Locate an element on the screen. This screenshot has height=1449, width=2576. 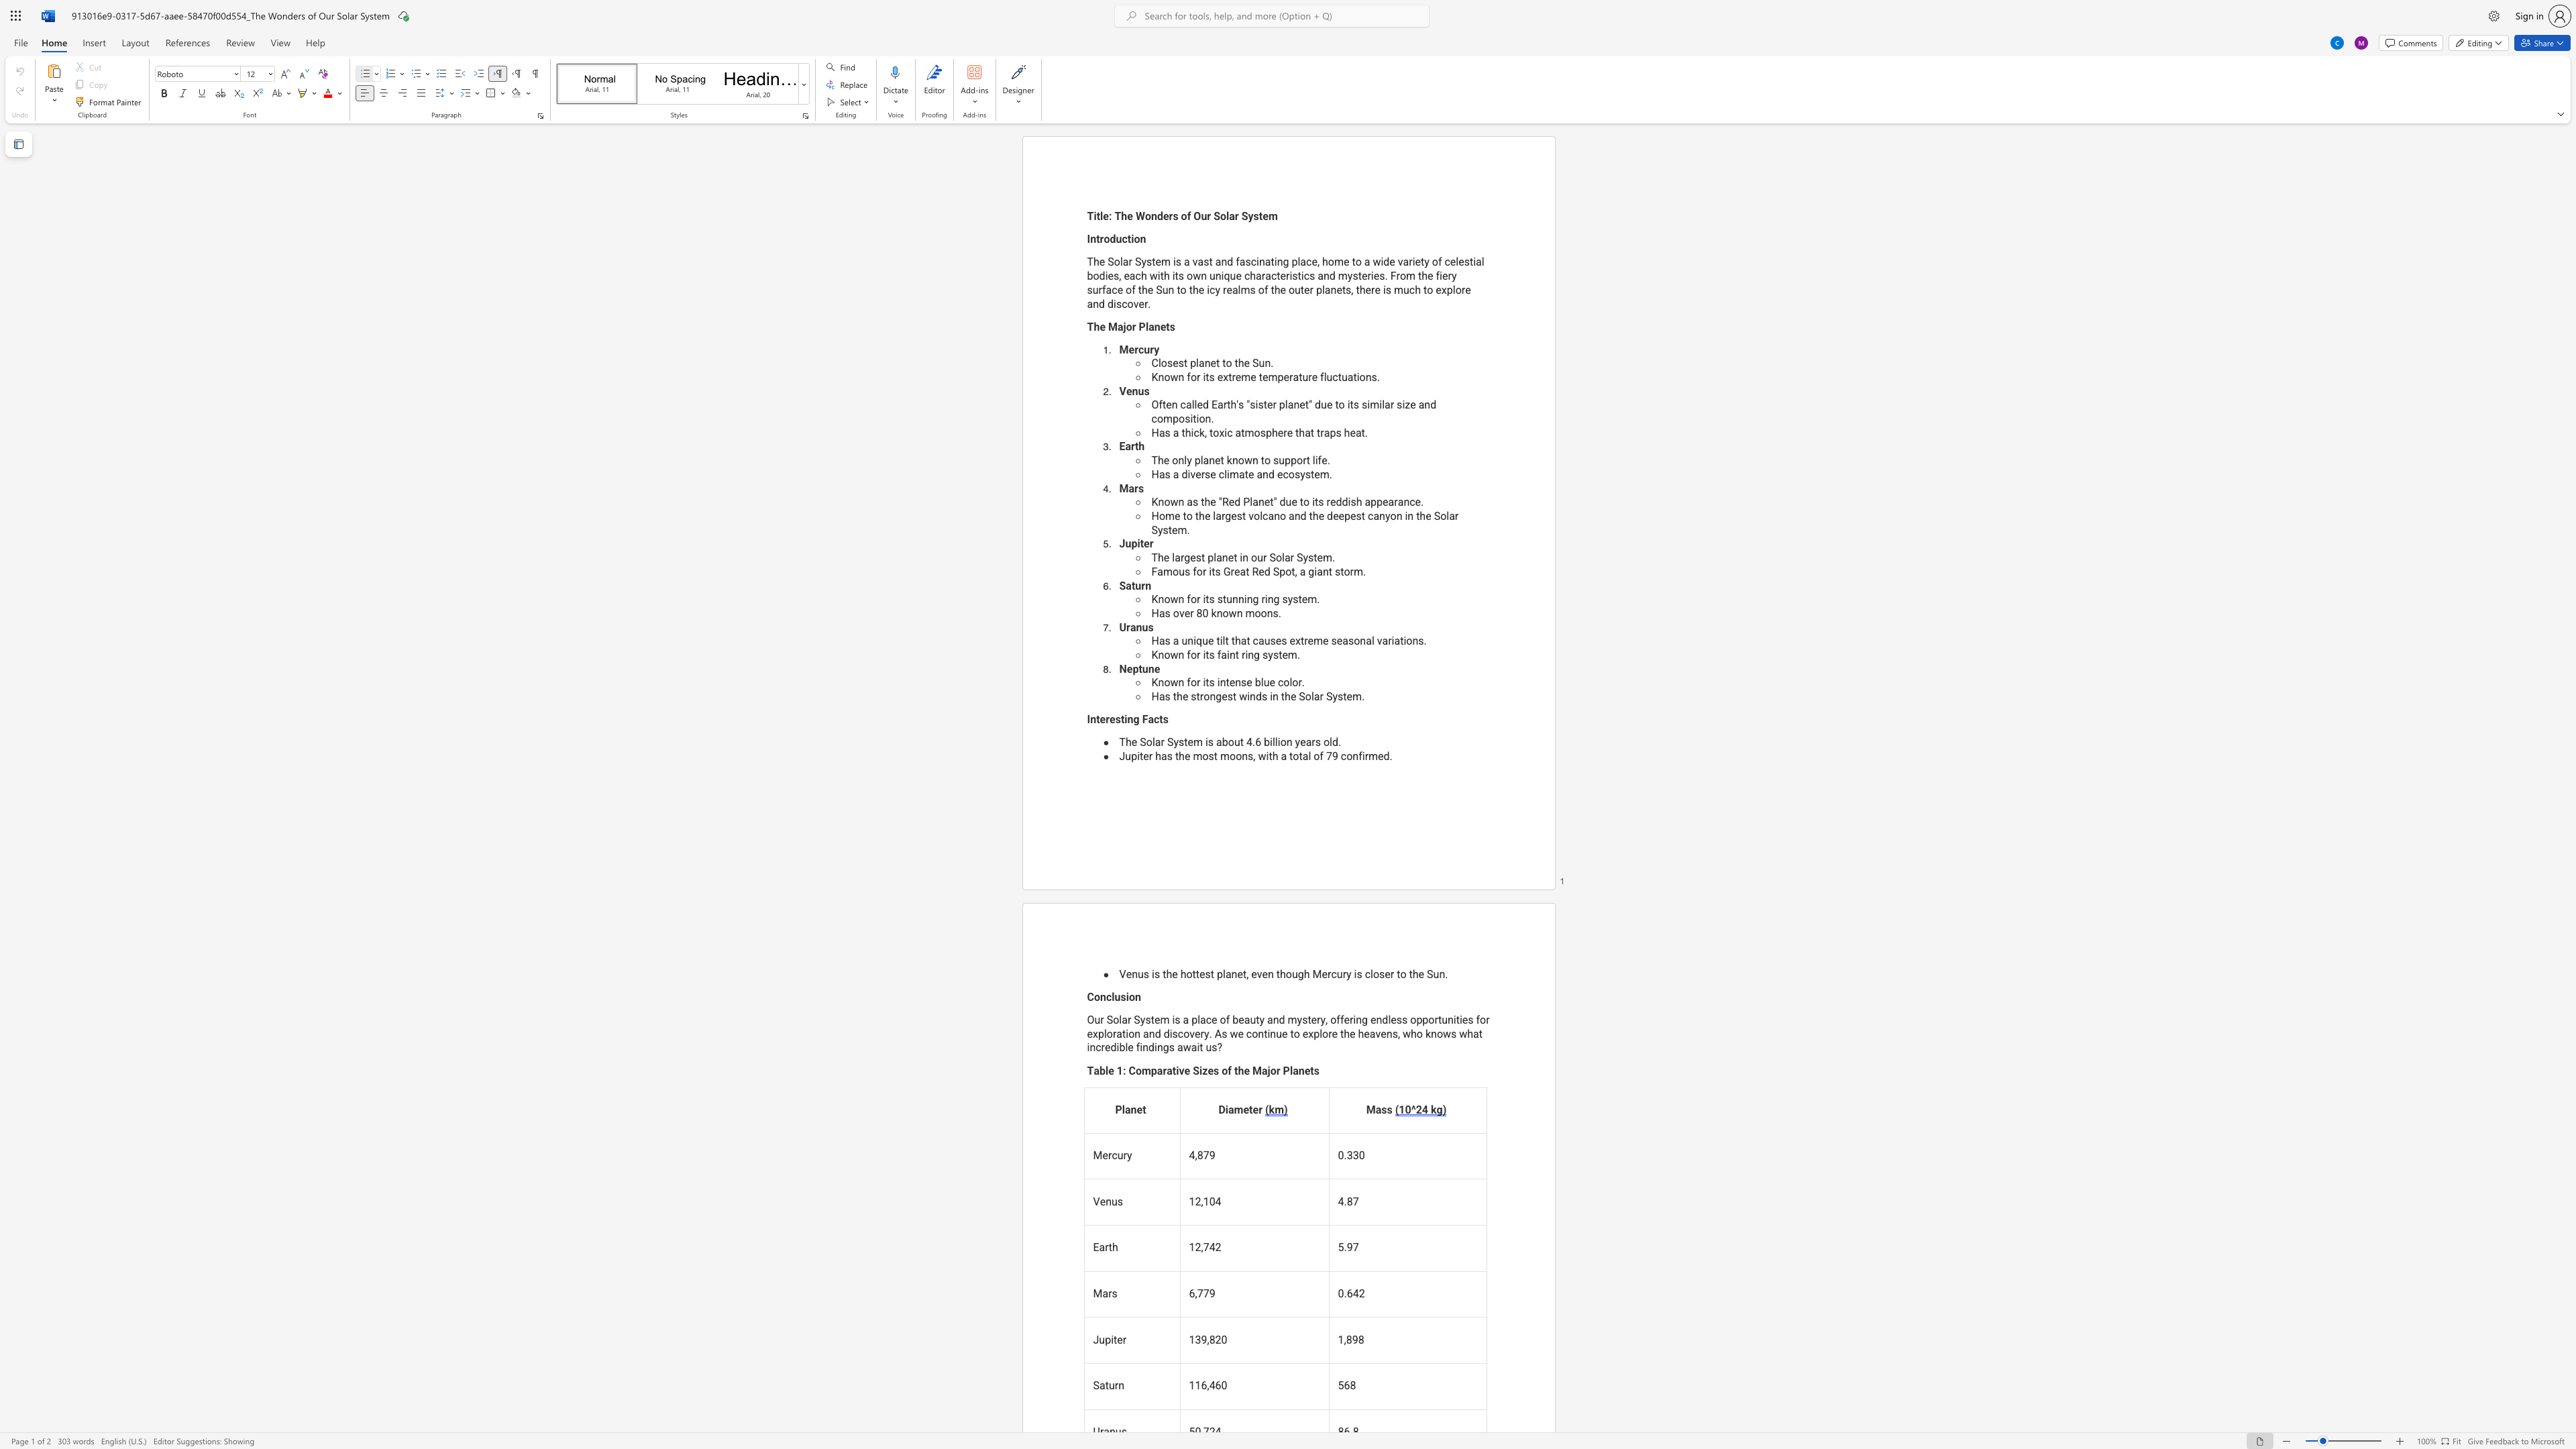
the 2th character "e" in the text is located at coordinates (1224, 696).